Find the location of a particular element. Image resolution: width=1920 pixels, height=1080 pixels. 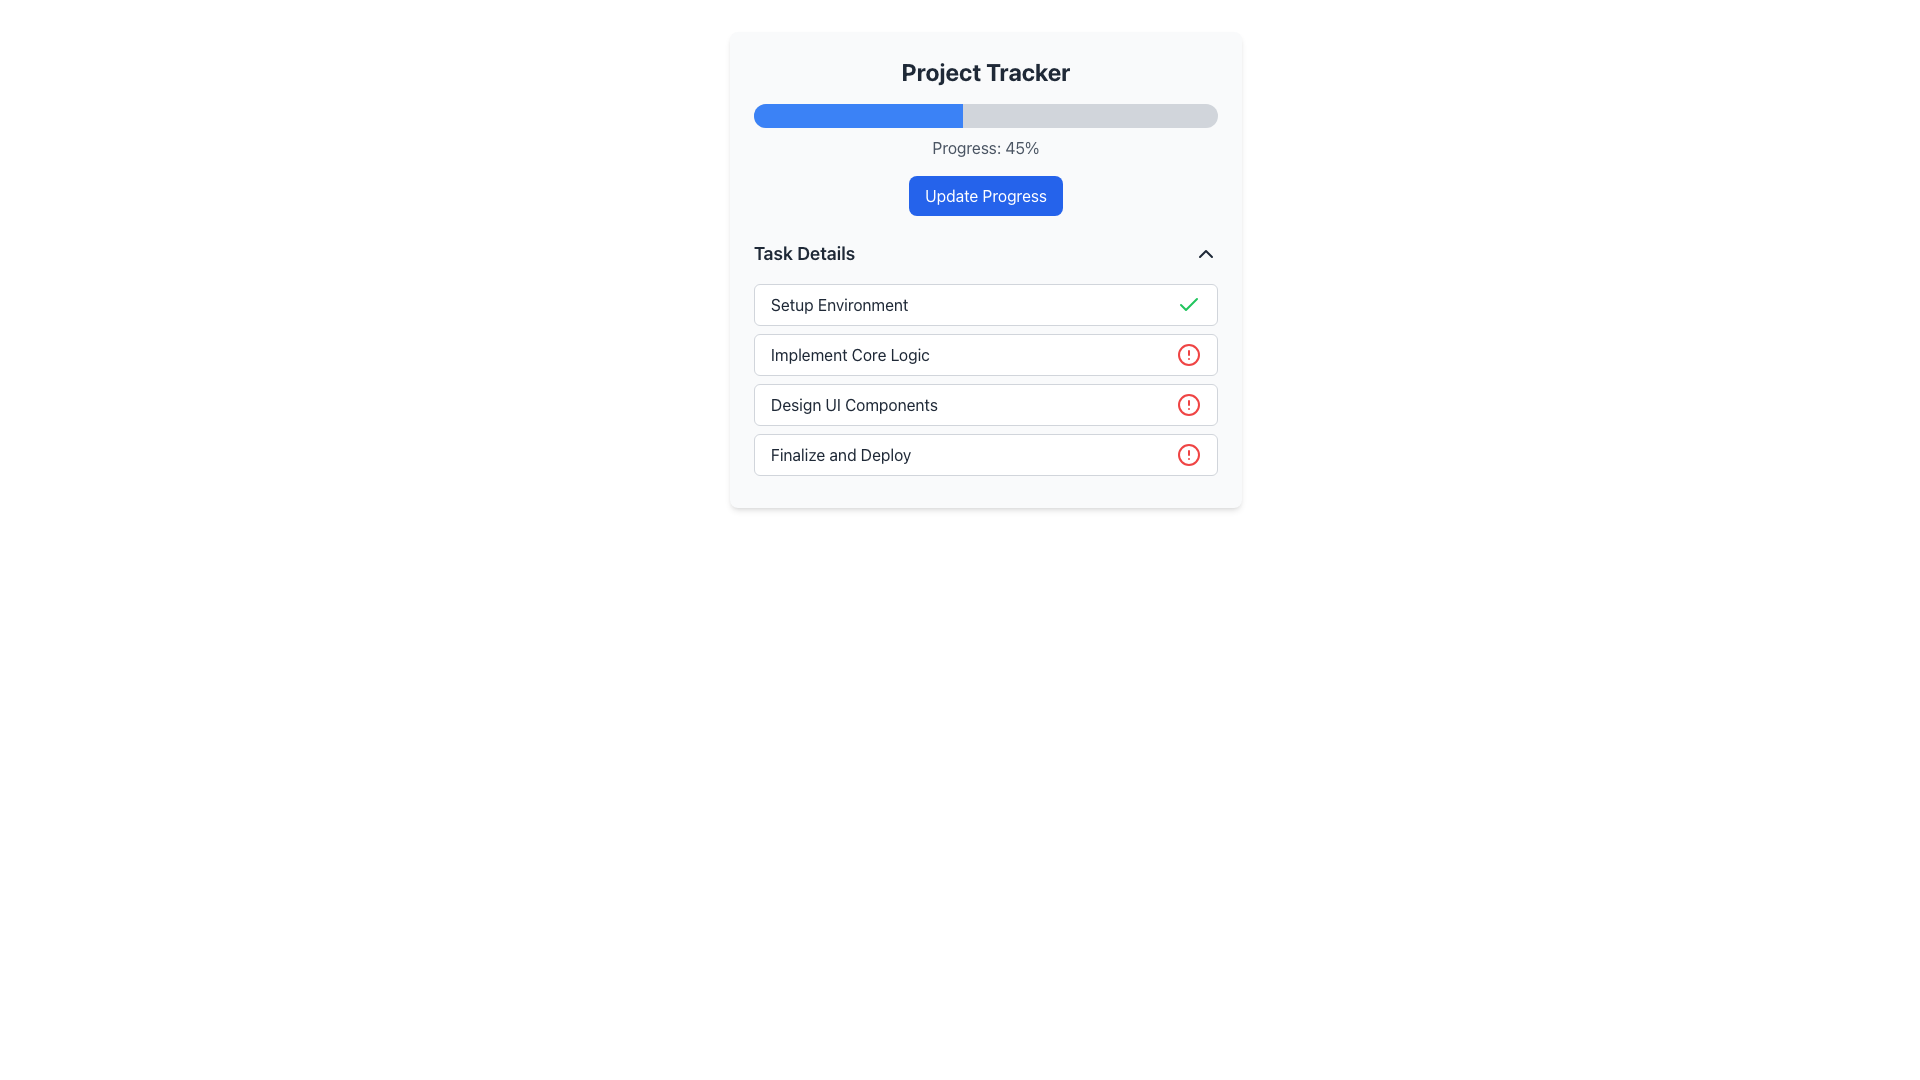

the visually indicated progress on the blue progress indicator segment of the progress bar located below the 'Project Tracker' title is located at coordinates (858, 115).